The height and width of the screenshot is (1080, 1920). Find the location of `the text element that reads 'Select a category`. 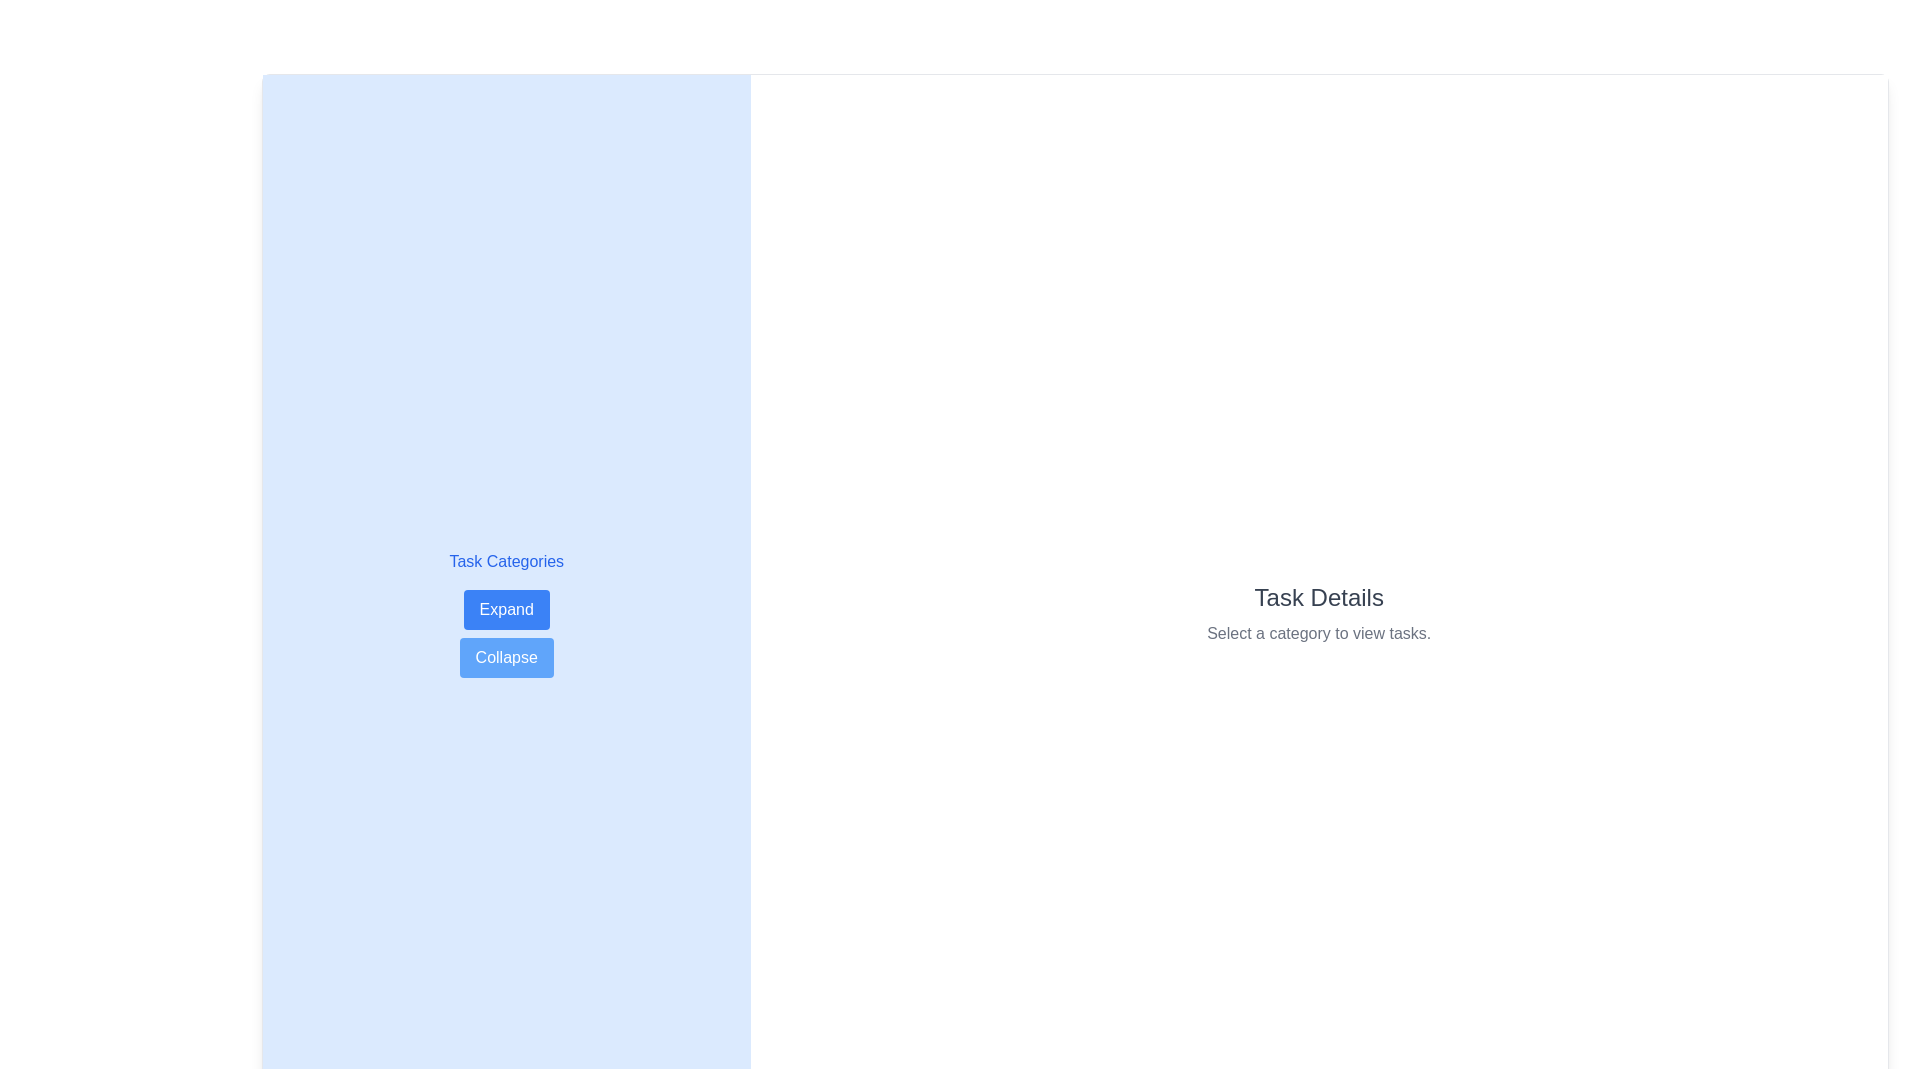

the text element that reads 'Select a category is located at coordinates (1319, 633).